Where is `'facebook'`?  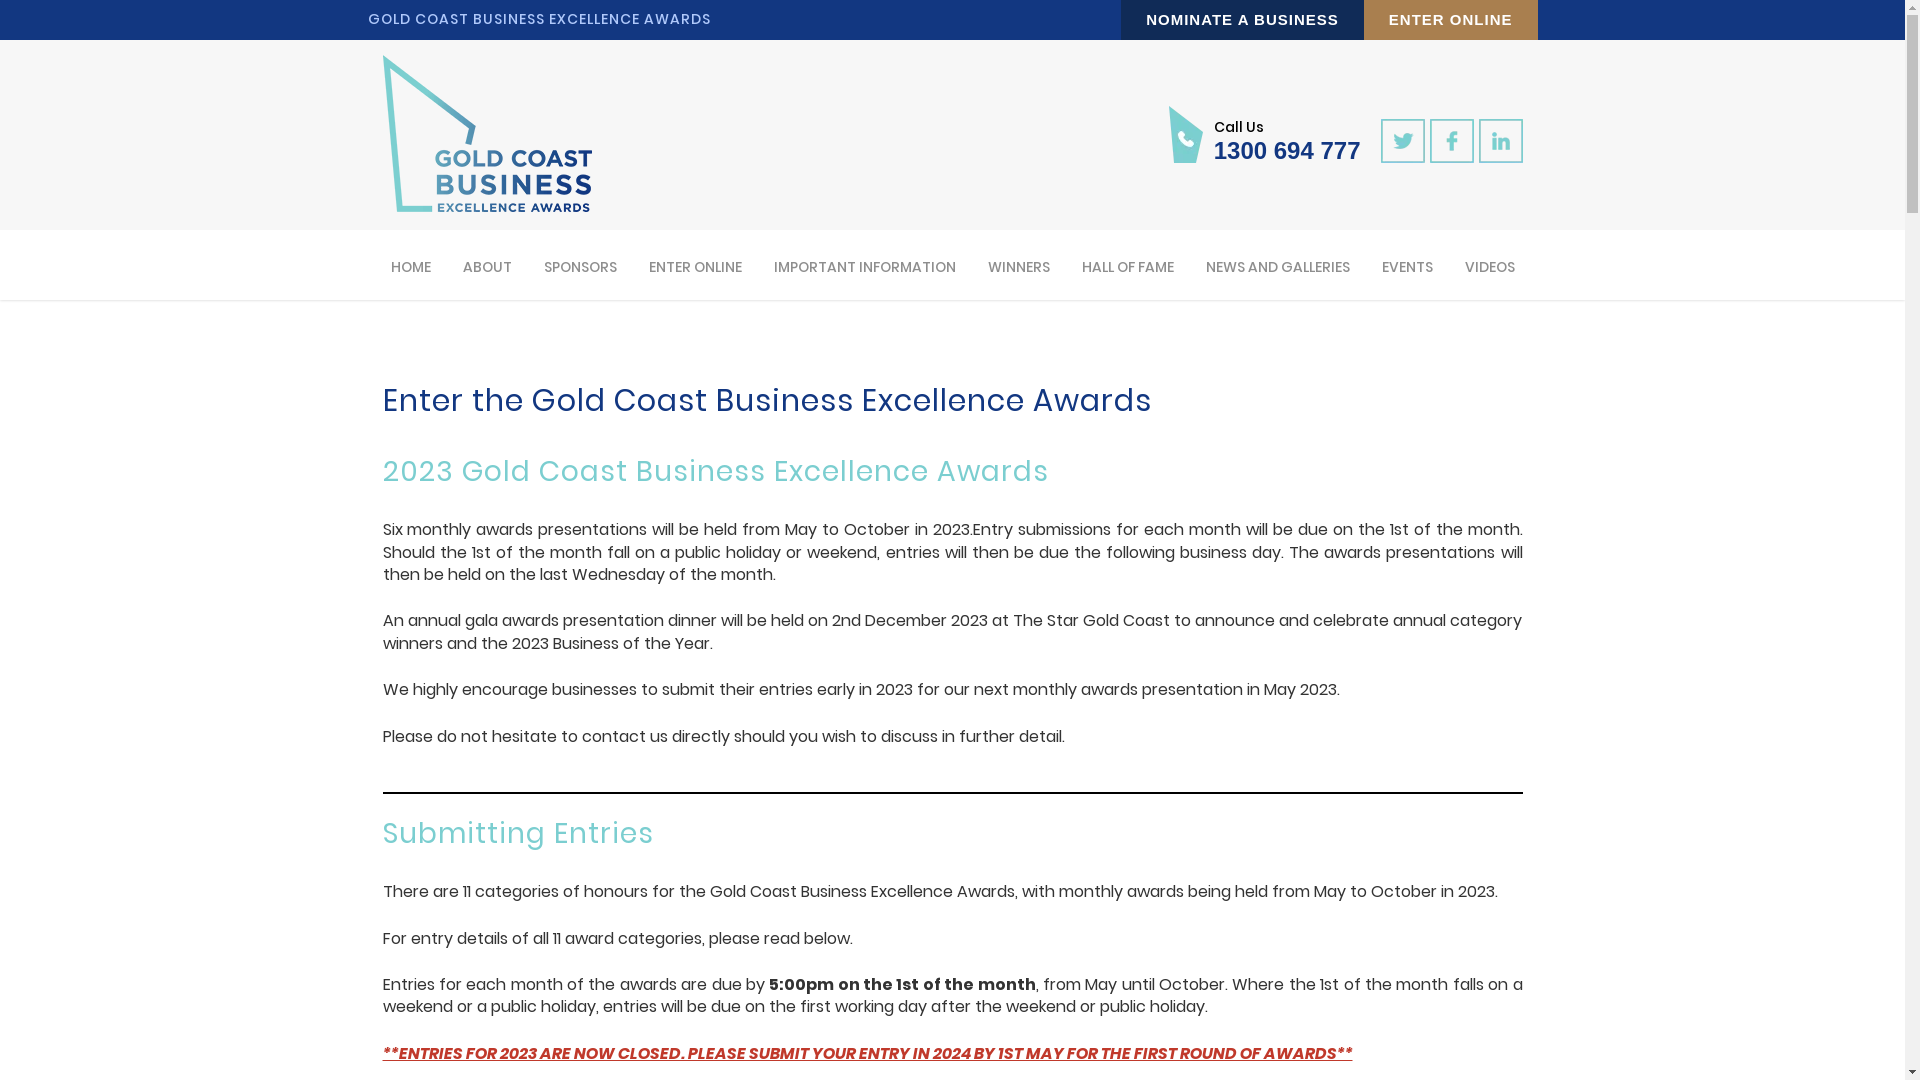 'facebook' is located at coordinates (1451, 140).